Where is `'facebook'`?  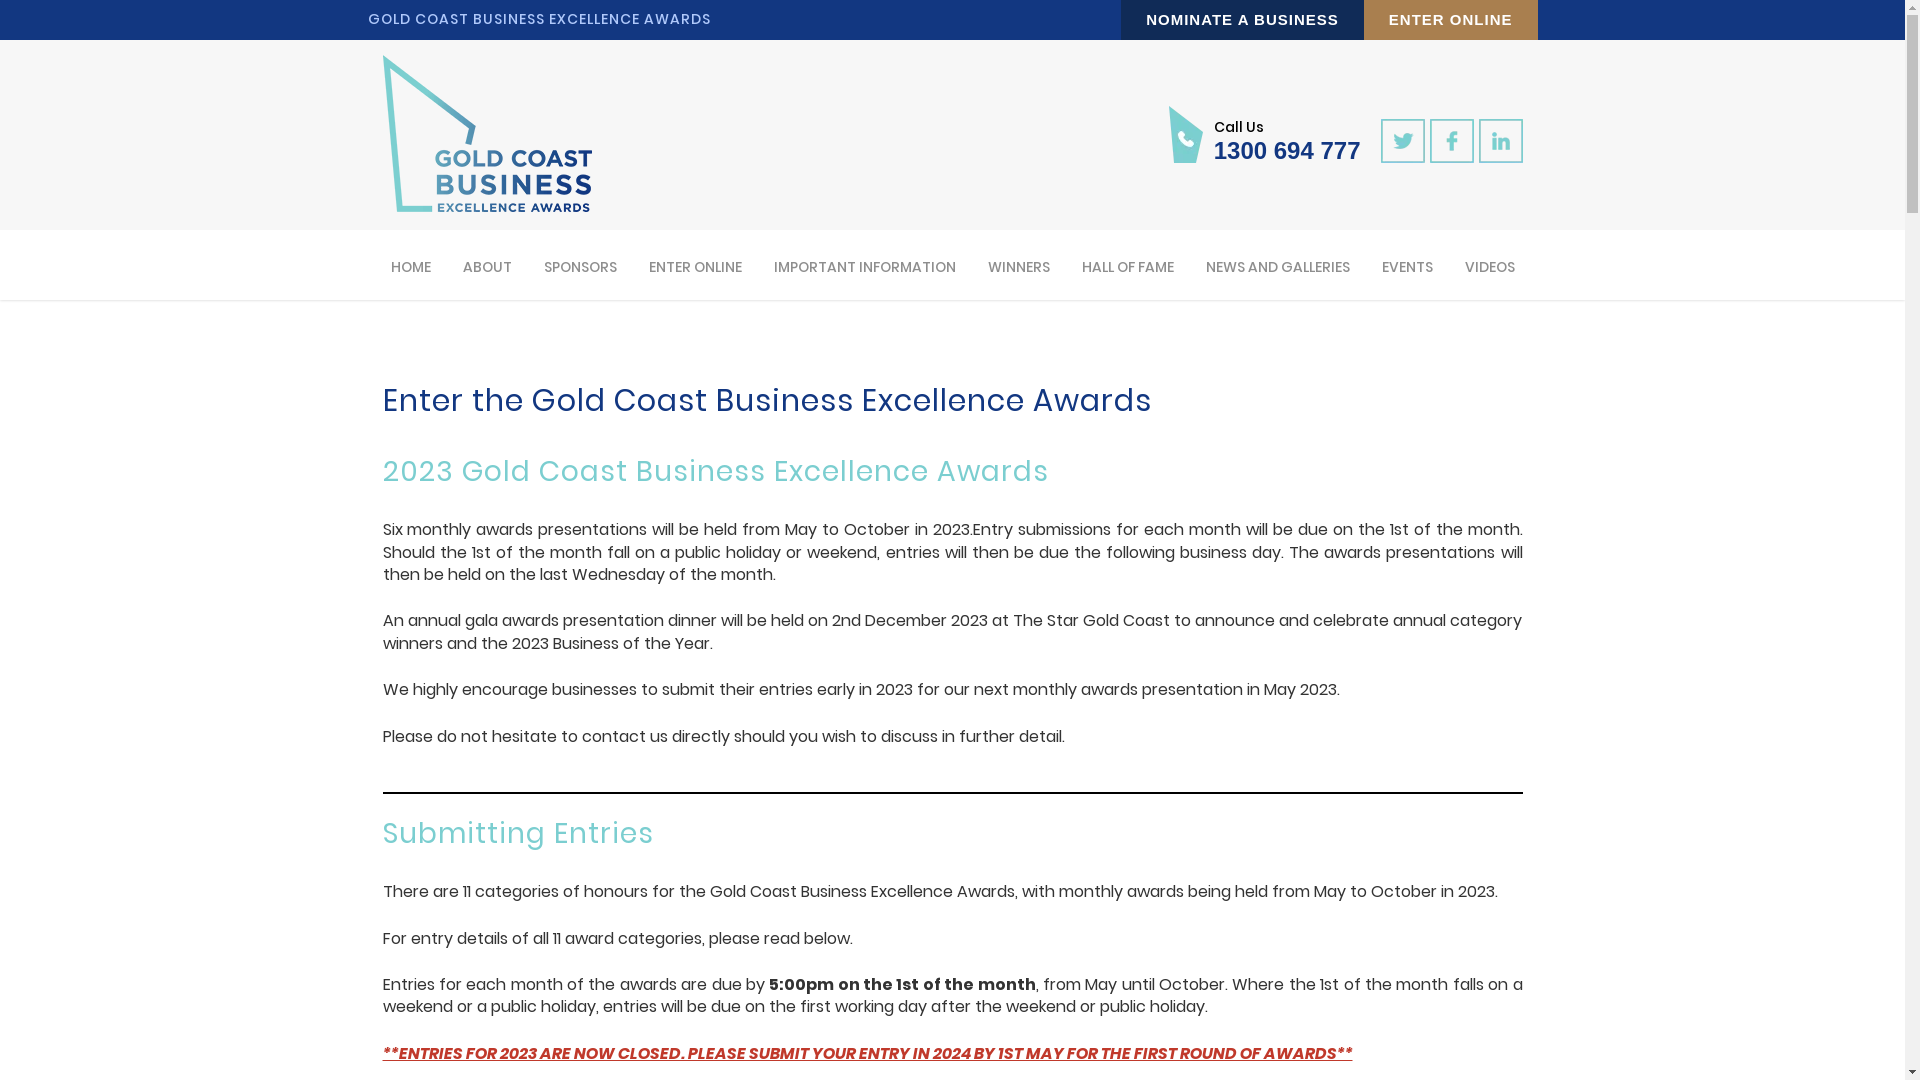 'facebook' is located at coordinates (1451, 140).